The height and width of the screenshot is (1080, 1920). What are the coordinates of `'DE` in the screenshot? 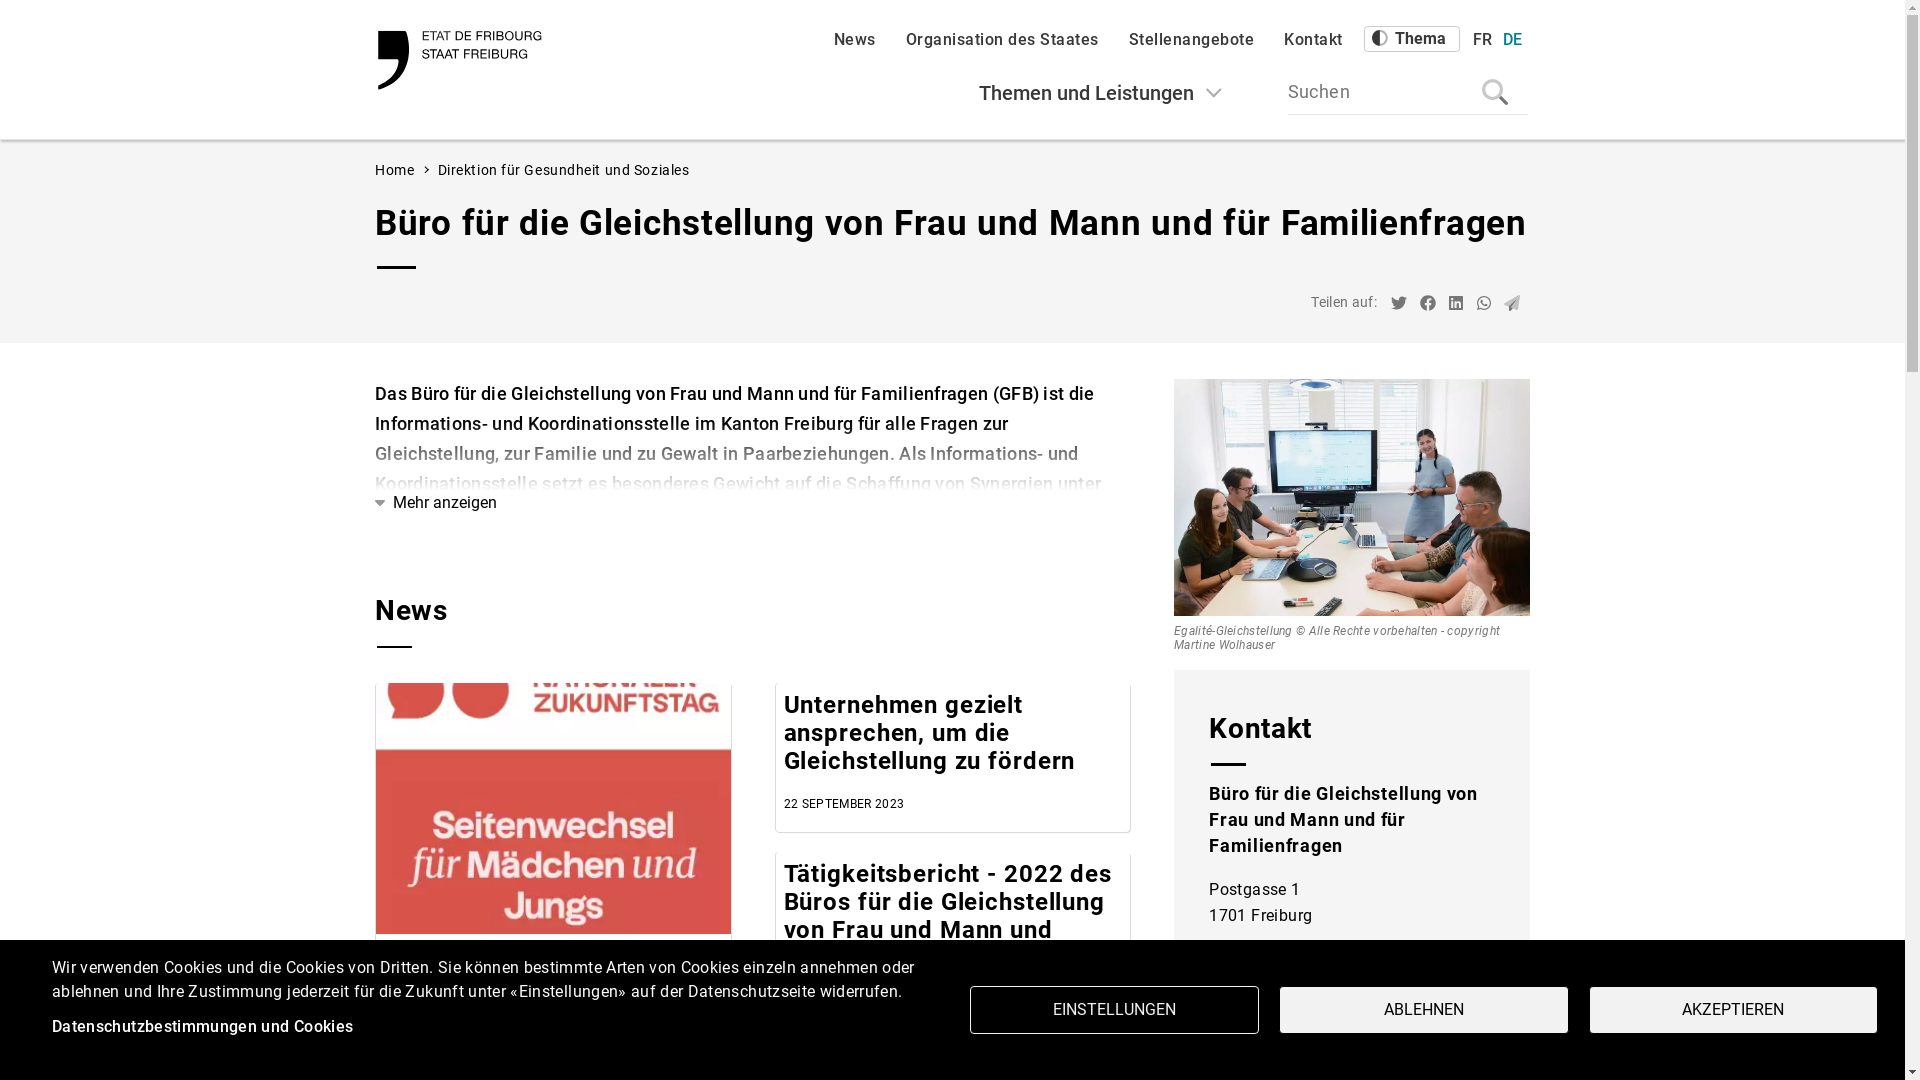 It's located at (1512, 39).